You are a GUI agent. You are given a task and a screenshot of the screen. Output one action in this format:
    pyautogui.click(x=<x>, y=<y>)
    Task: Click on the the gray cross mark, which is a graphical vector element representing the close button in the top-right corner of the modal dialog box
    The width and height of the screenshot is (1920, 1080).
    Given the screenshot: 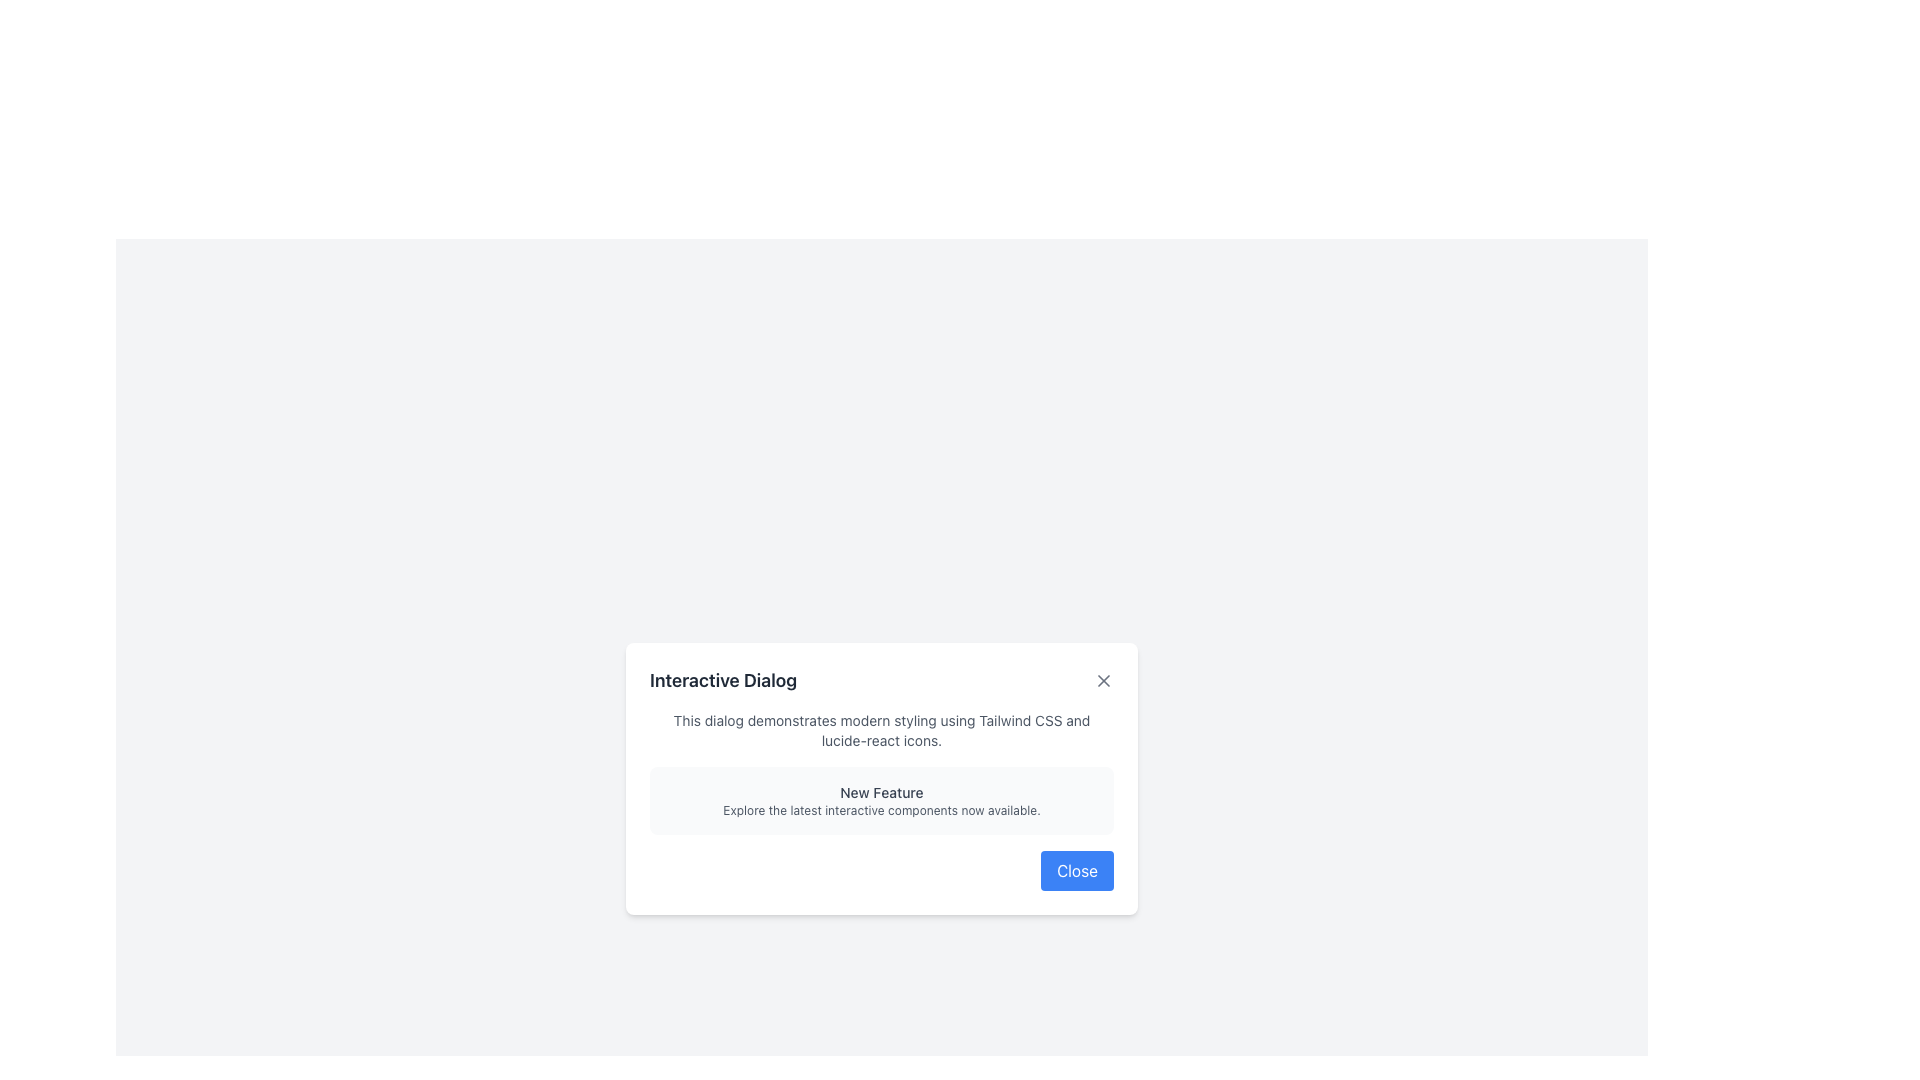 What is the action you would take?
    pyautogui.click(x=1103, y=680)
    